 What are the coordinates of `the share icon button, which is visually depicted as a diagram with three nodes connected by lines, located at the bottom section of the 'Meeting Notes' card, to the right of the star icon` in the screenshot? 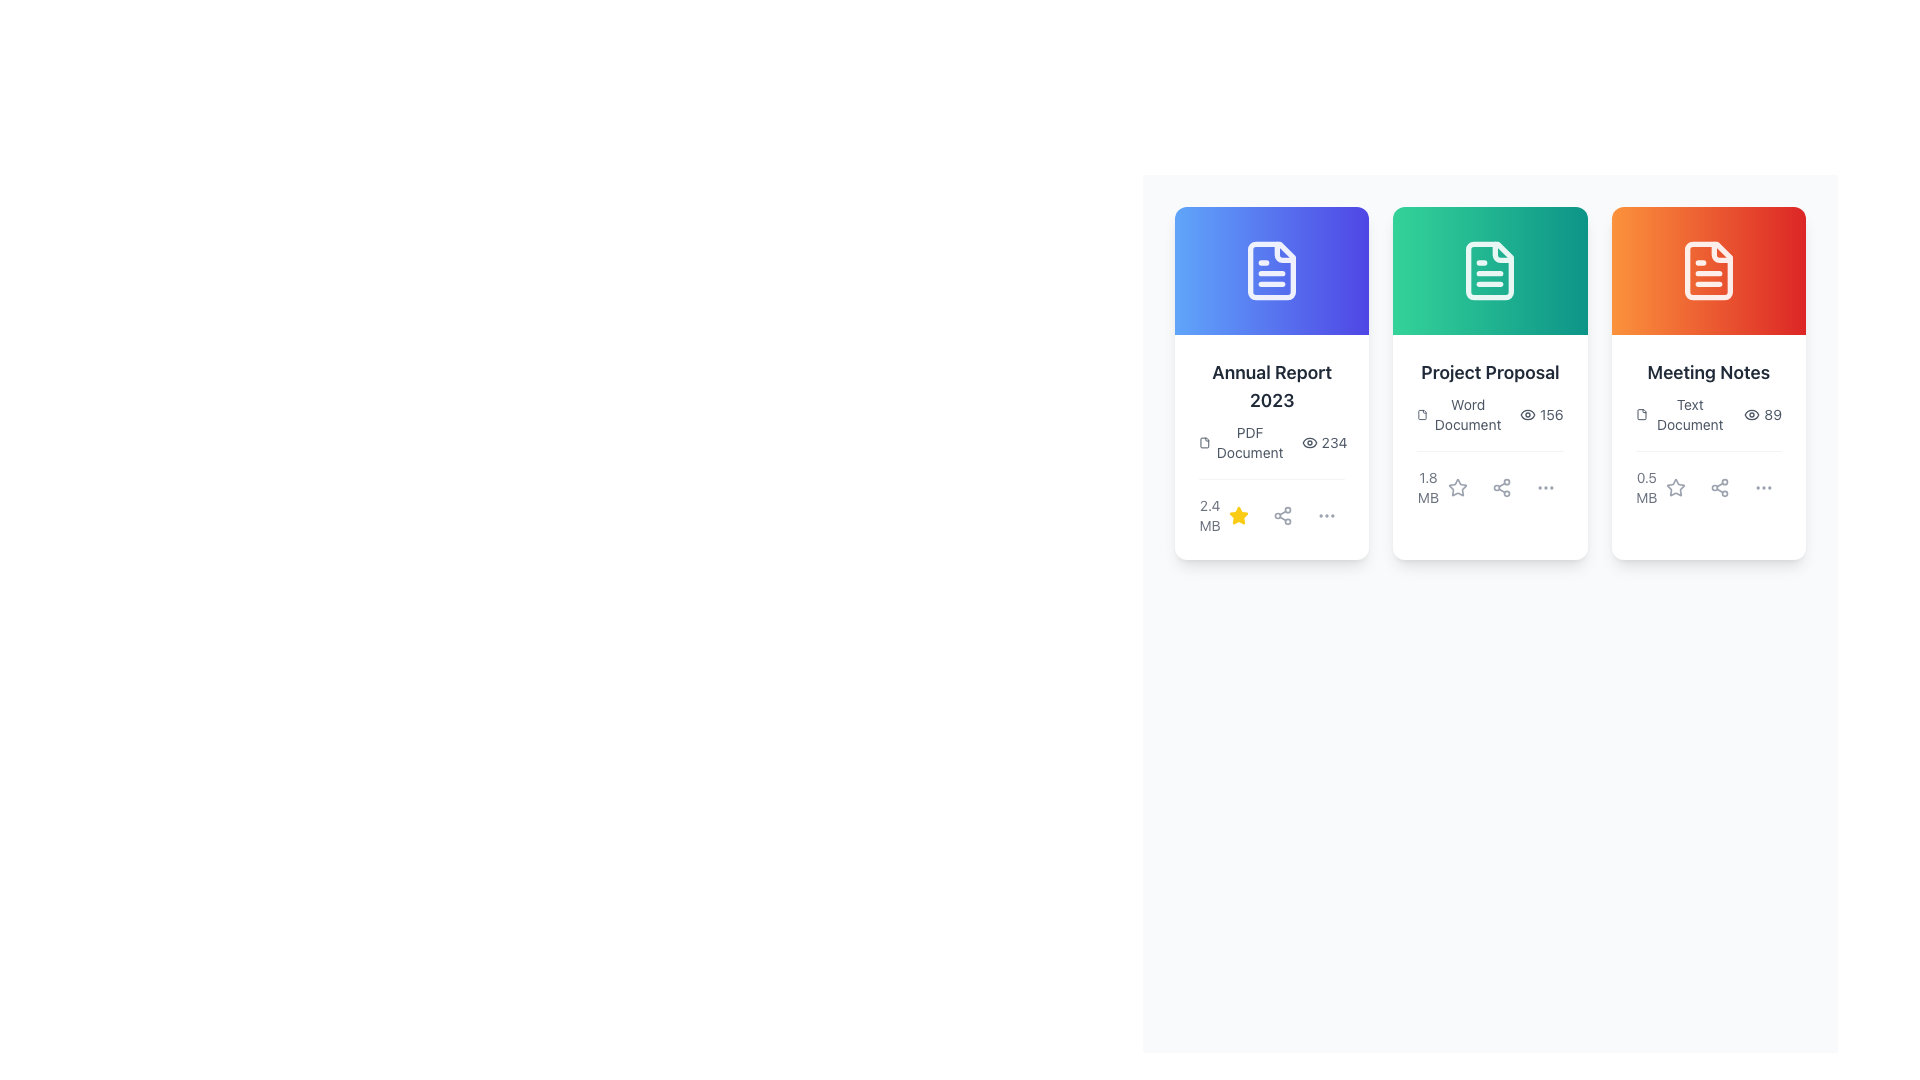 It's located at (1718, 488).